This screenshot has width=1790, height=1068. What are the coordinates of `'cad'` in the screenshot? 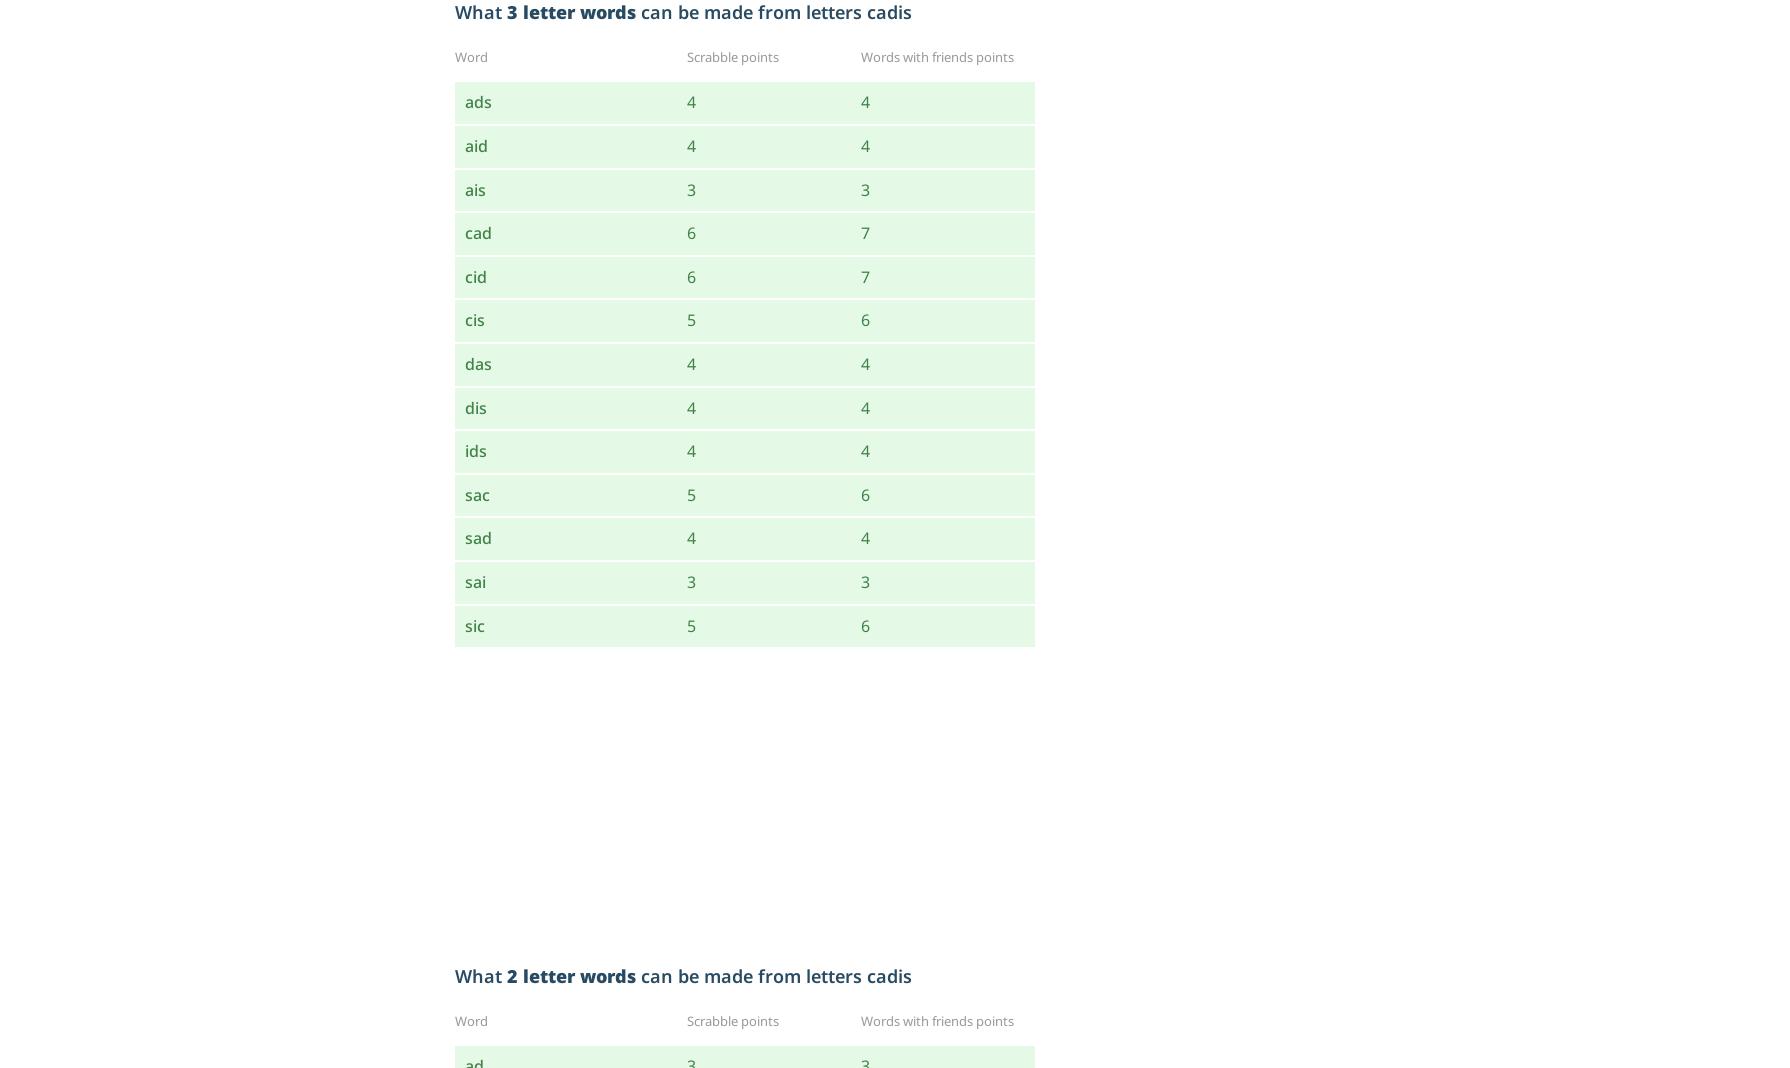 It's located at (464, 233).